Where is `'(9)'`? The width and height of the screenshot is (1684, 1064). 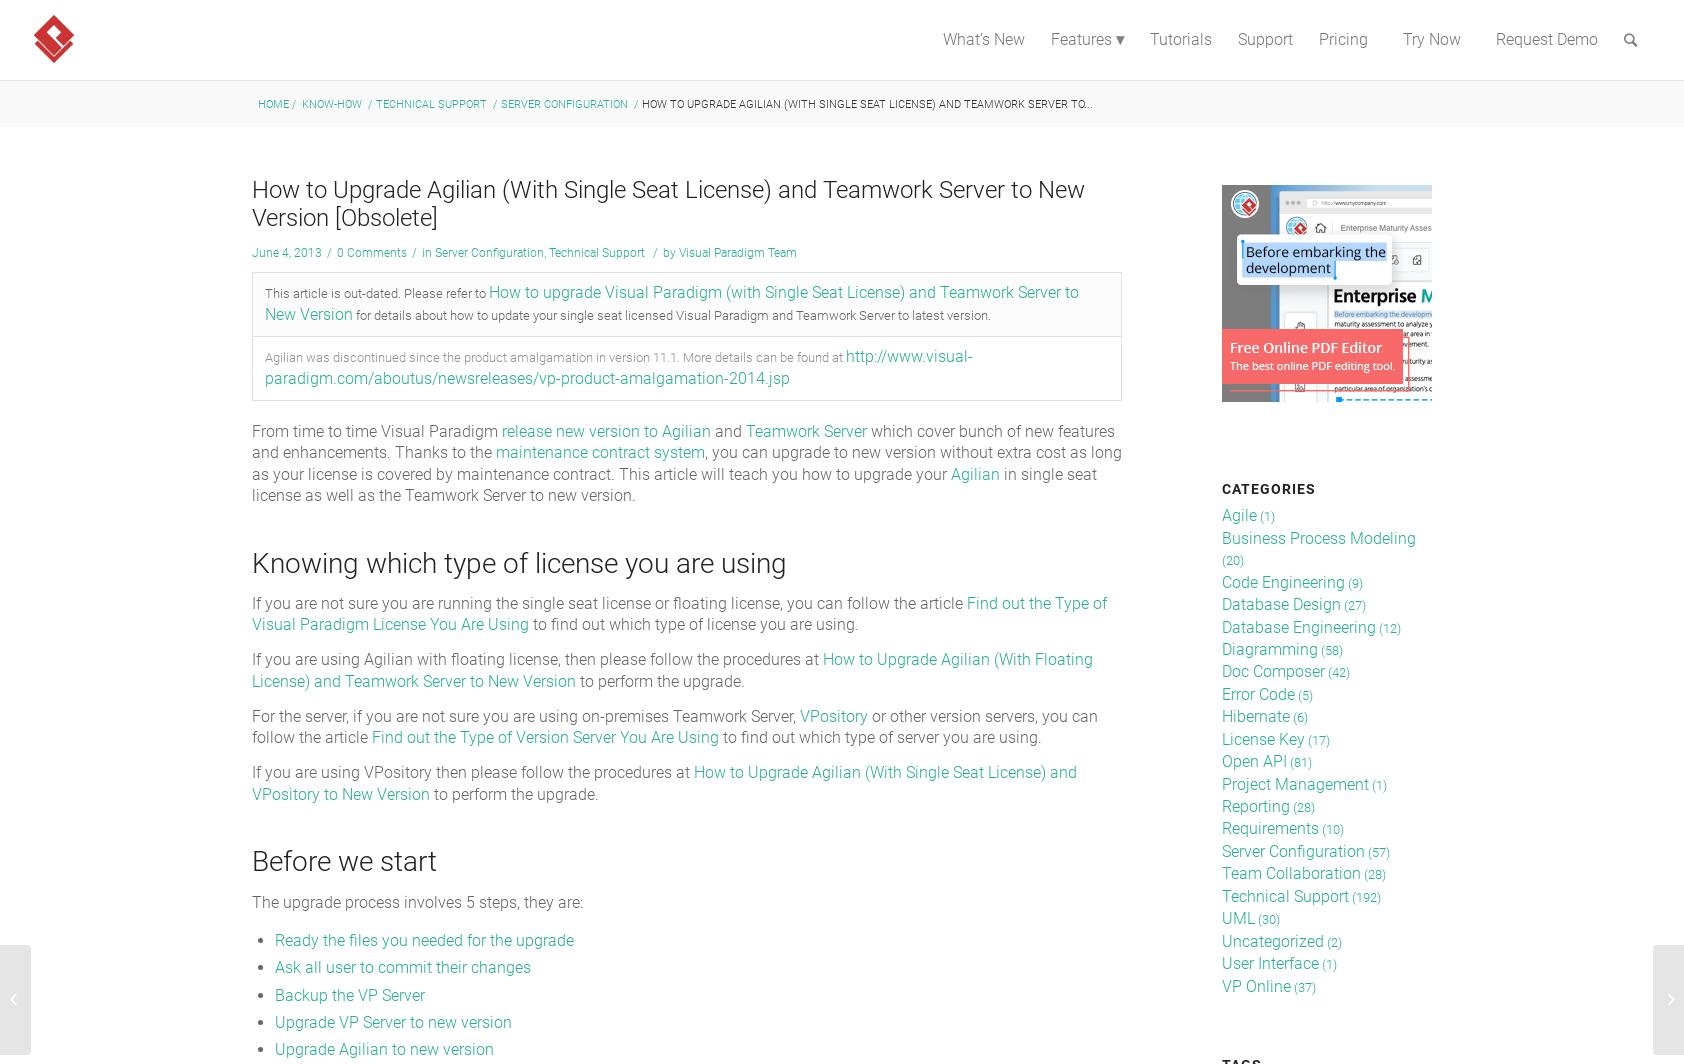 '(9)' is located at coordinates (1352, 582).